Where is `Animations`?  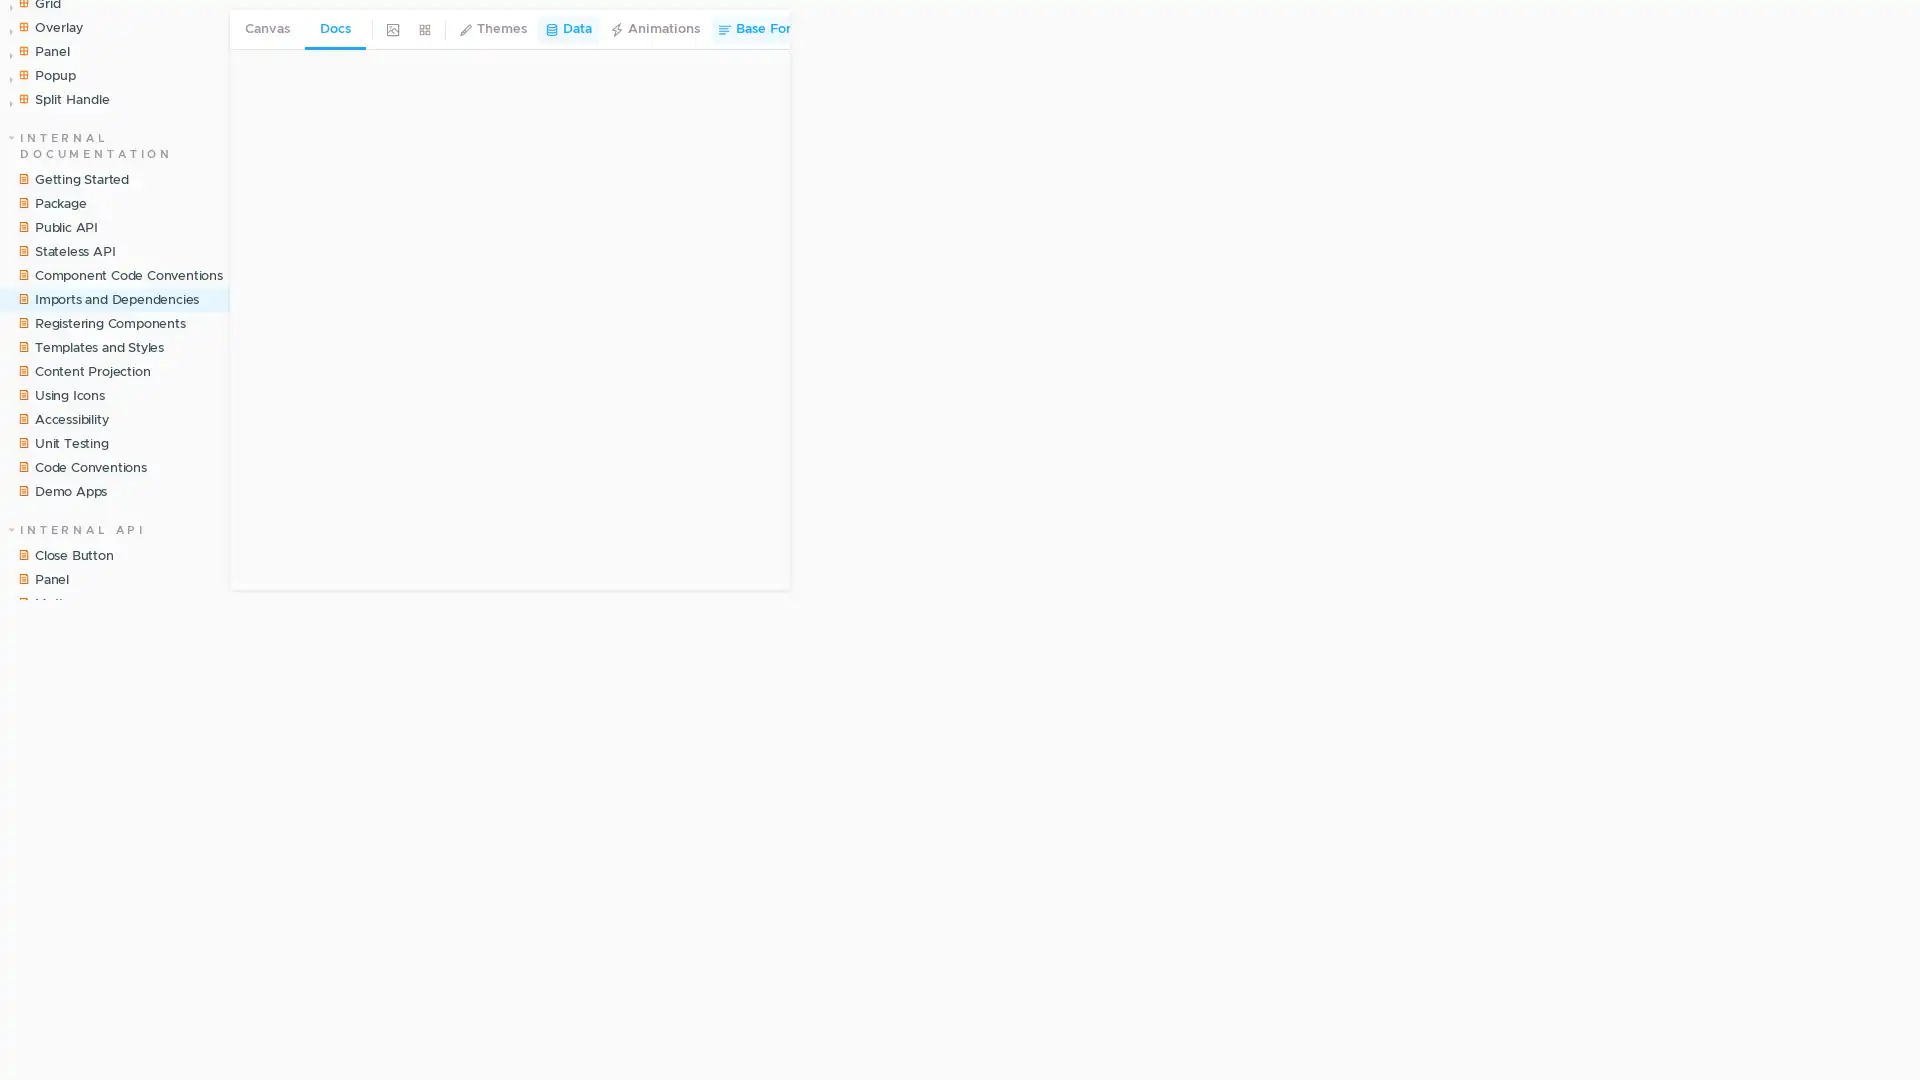
Animations is located at coordinates (654, 30).